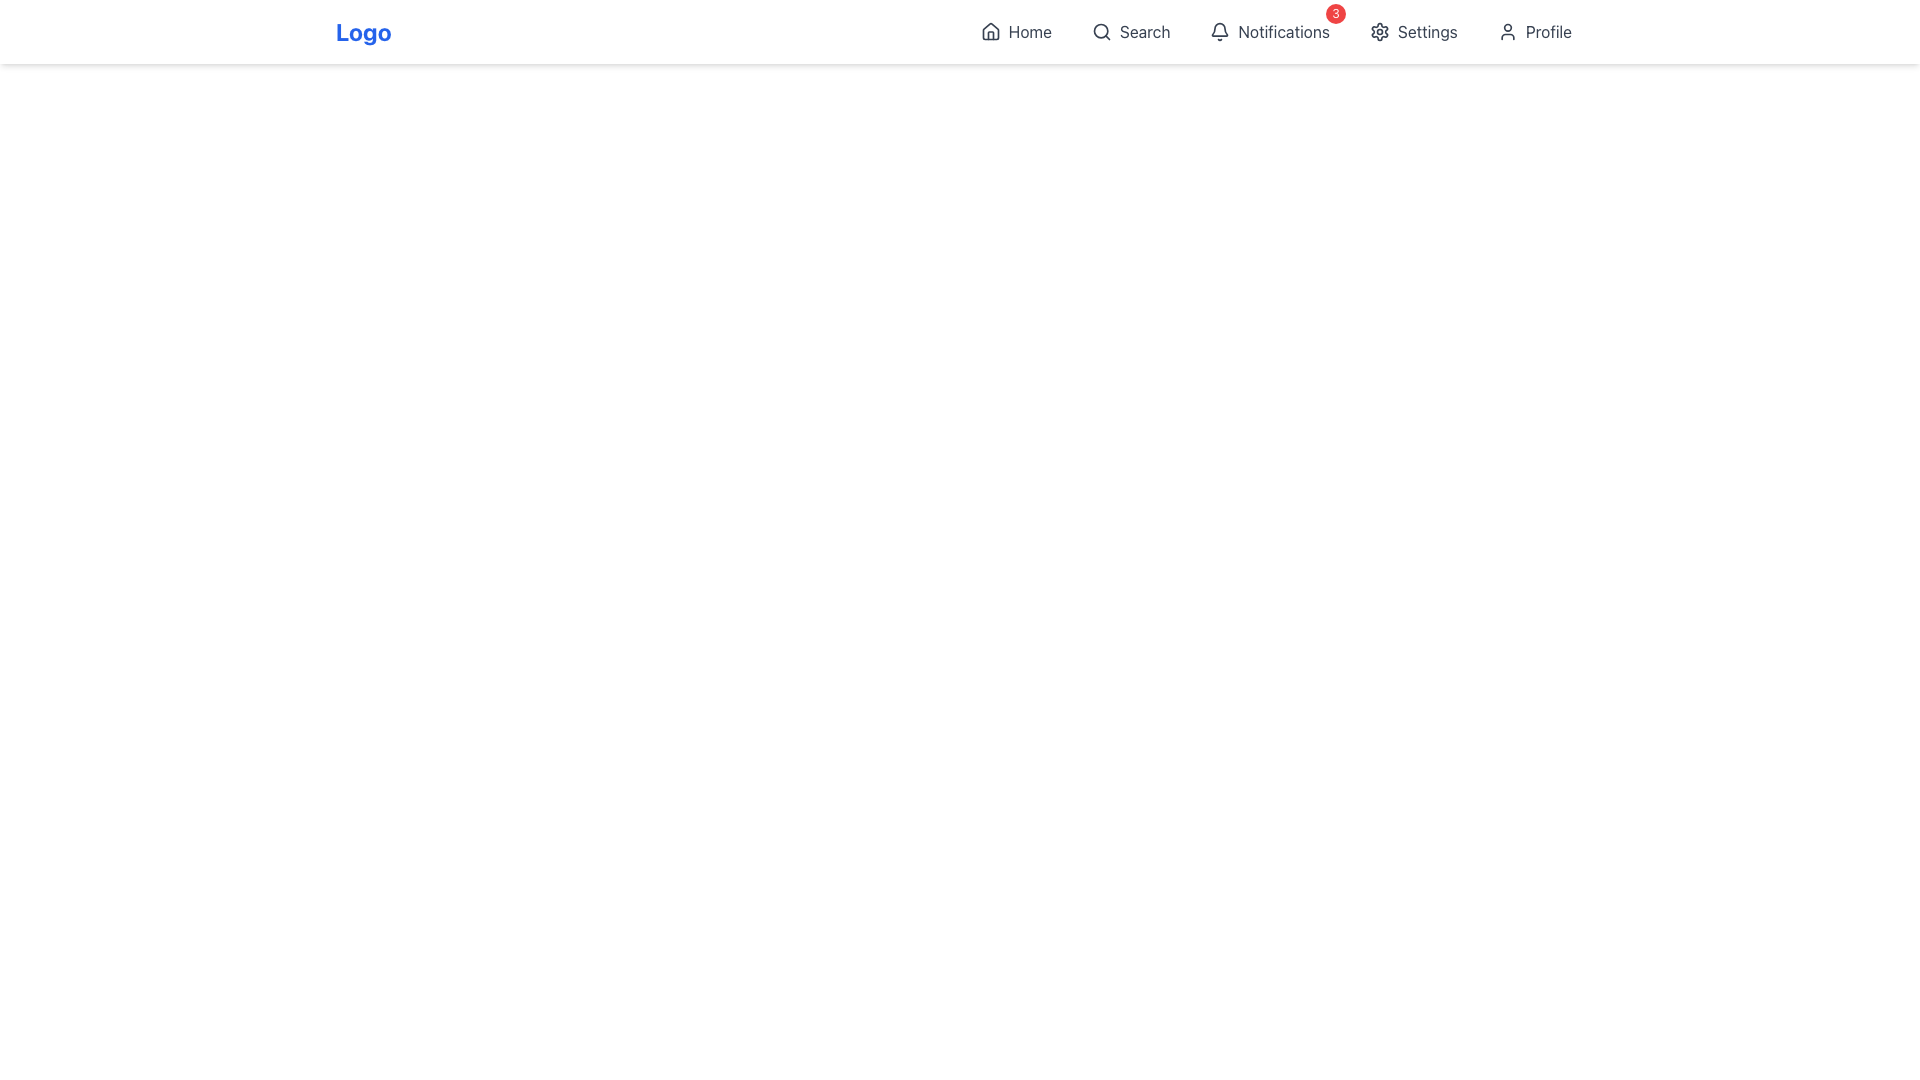 Image resolution: width=1920 pixels, height=1080 pixels. What do you see at coordinates (1100, 31) in the screenshot?
I see `the gray search icon (magnifying glass) located in the navigation bar to the left of the 'Search' text` at bounding box center [1100, 31].